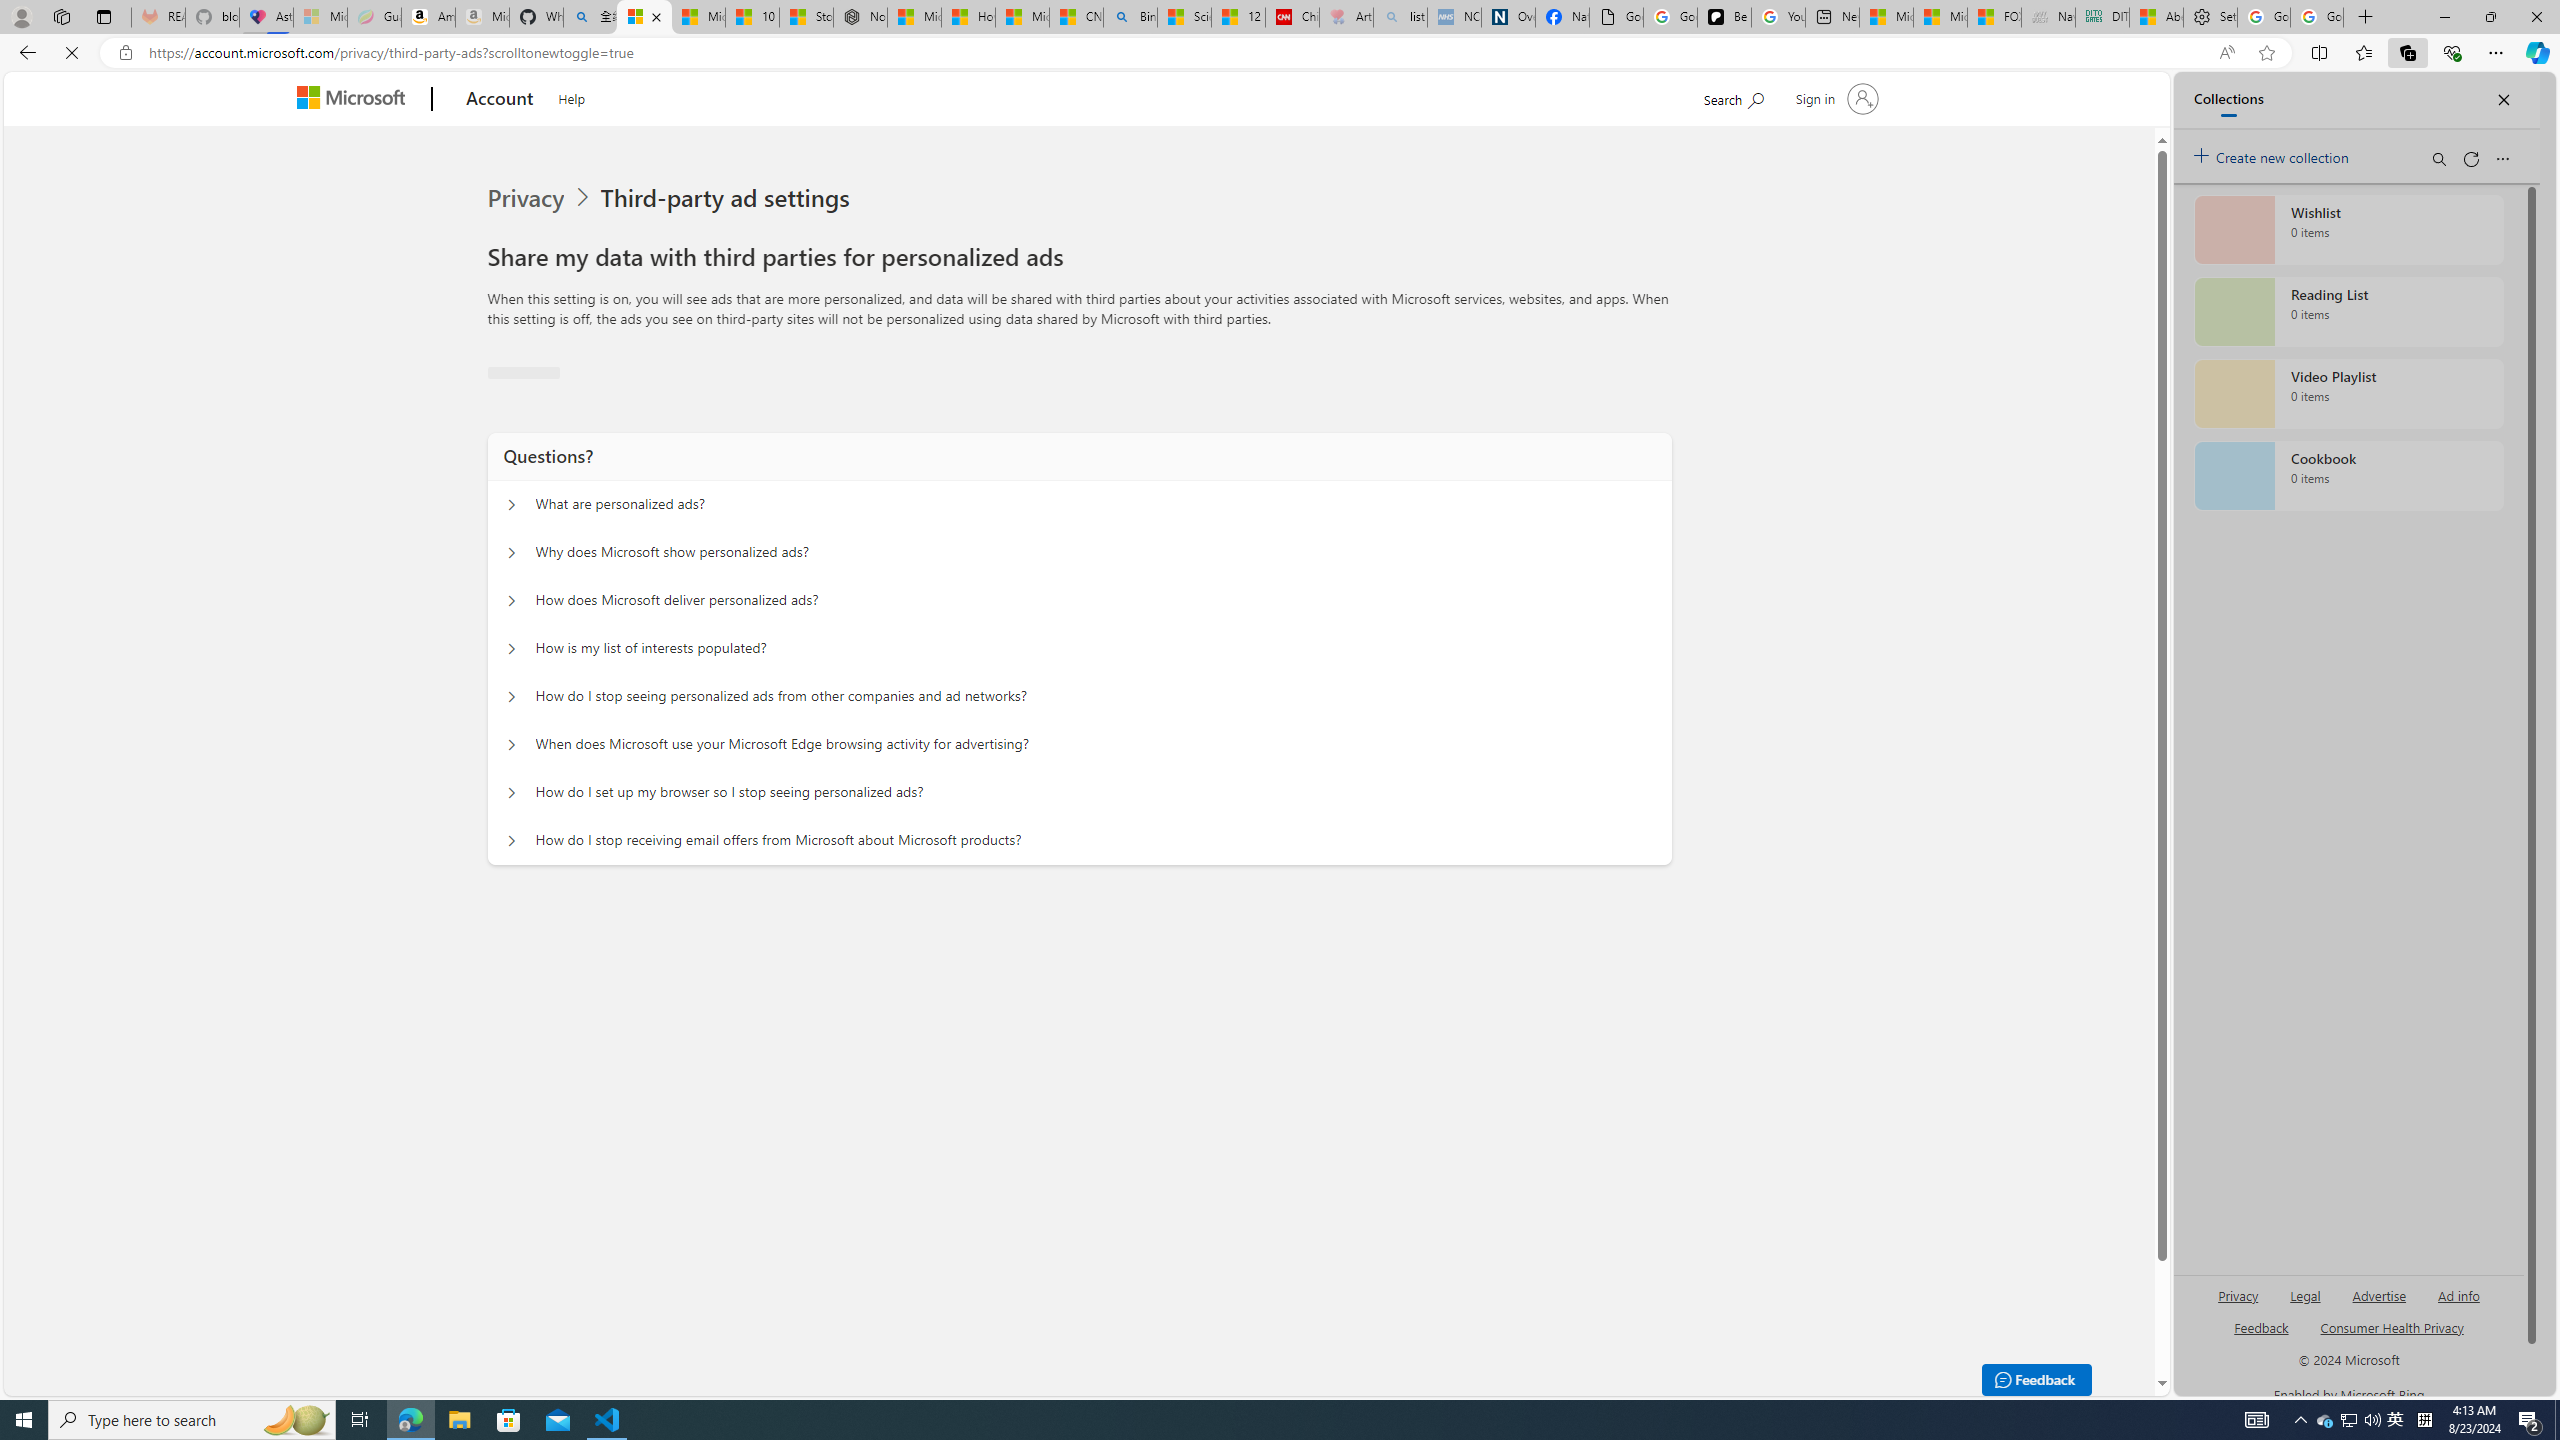  I want to click on 'Account', so click(498, 99).